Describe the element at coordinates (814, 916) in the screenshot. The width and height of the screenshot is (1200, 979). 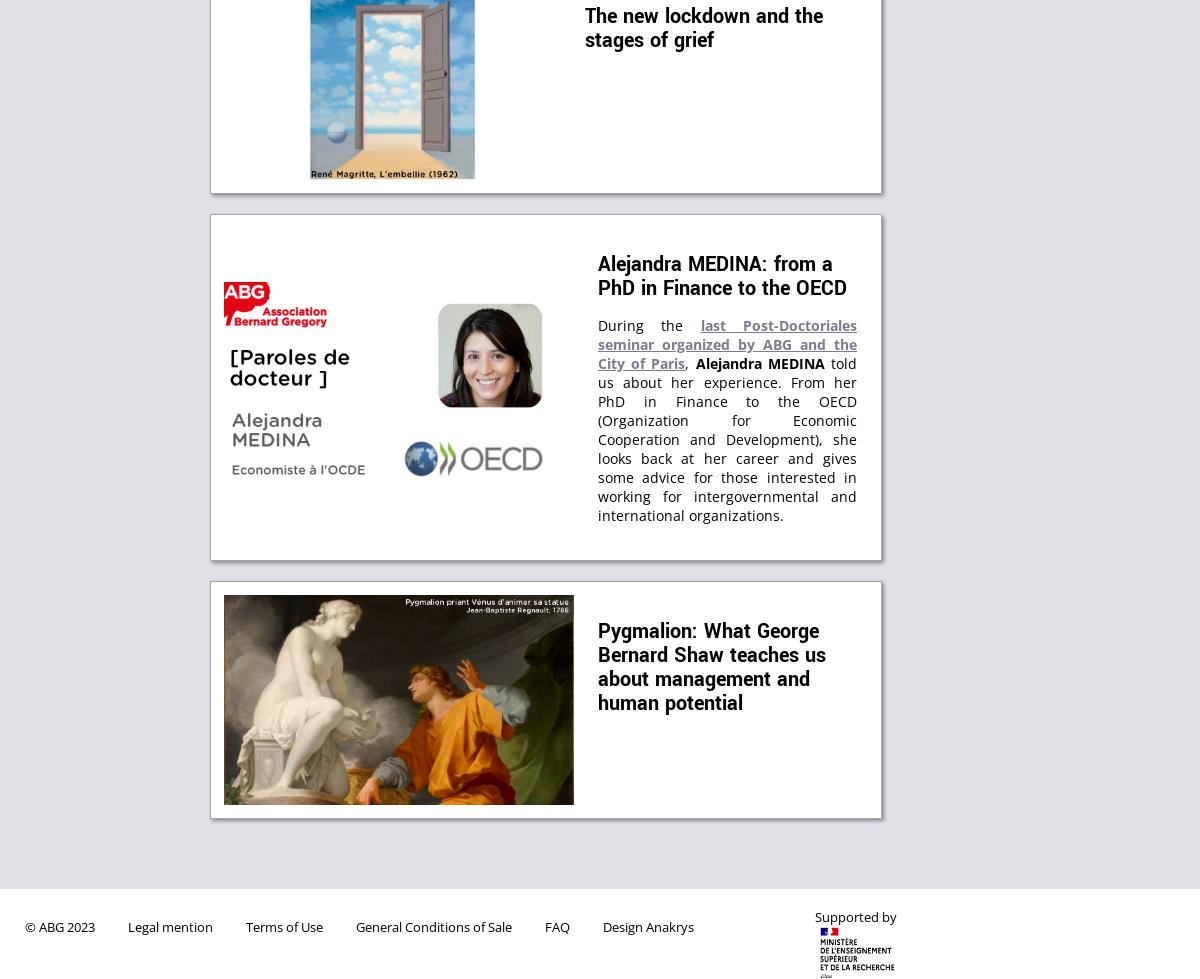
I see `'Supported by'` at that location.